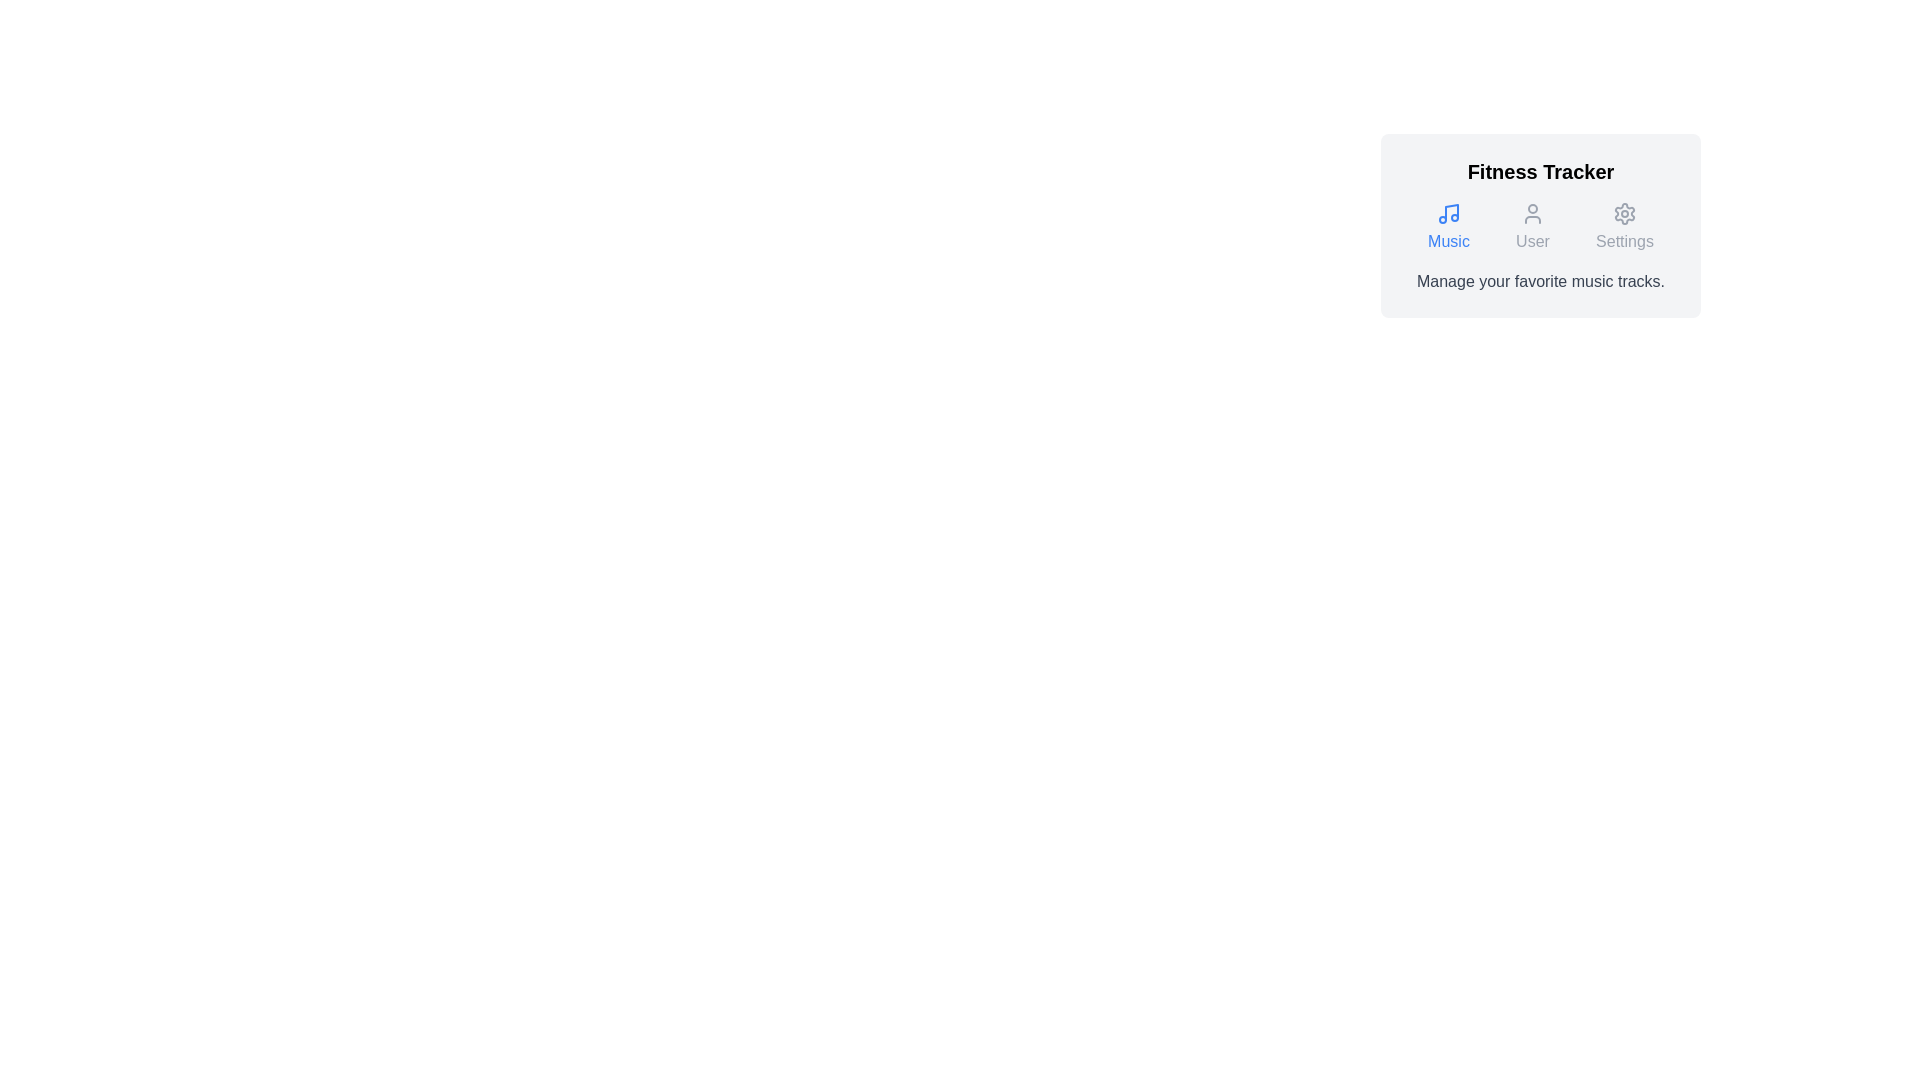 Image resolution: width=1920 pixels, height=1080 pixels. What do you see at coordinates (1449, 226) in the screenshot?
I see `the music navigation button located to the left of 'User' and 'Settings' under the title 'Fitness Tracker'` at bounding box center [1449, 226].